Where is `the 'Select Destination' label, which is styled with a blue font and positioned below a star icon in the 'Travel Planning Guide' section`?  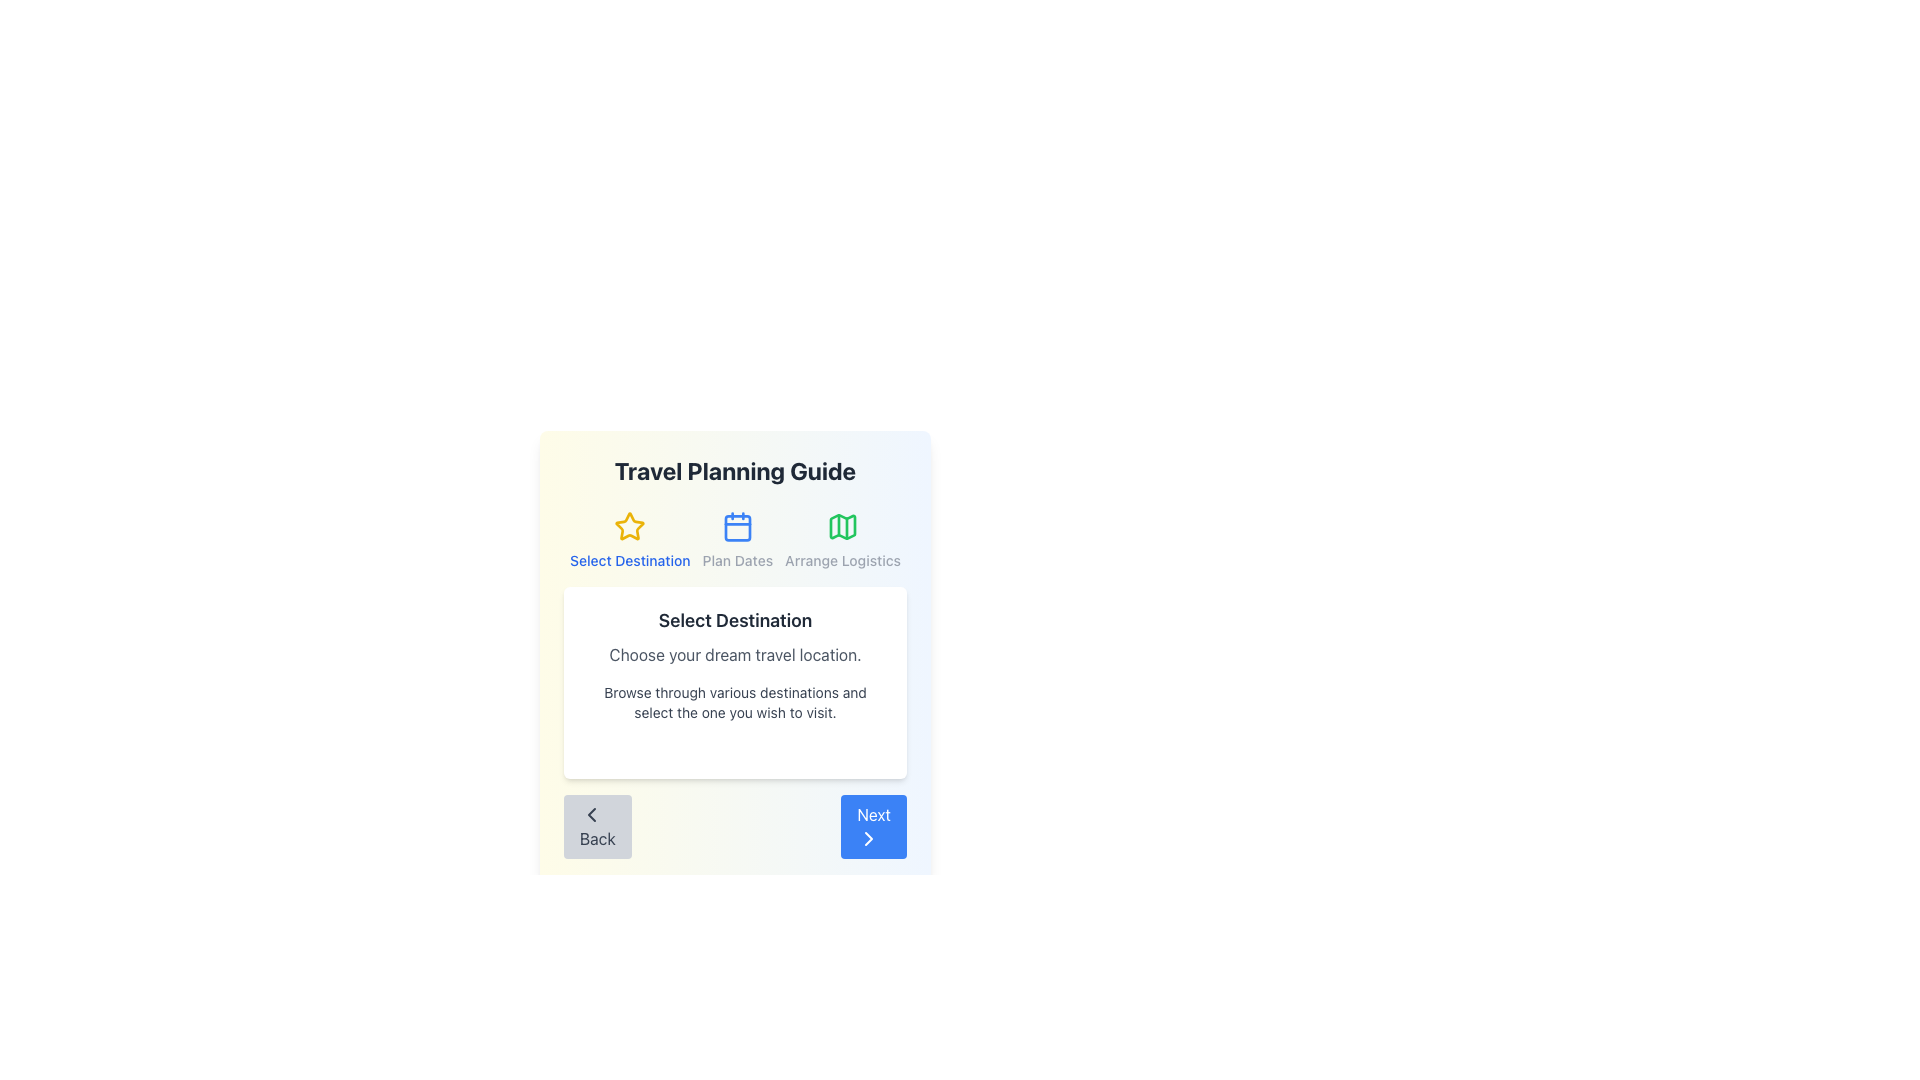
the 'Select Destination' label, which is styled with a blue font and positioned below a star icon in the 'Travel Planning Guide' section is located at coordinates (629, 560).